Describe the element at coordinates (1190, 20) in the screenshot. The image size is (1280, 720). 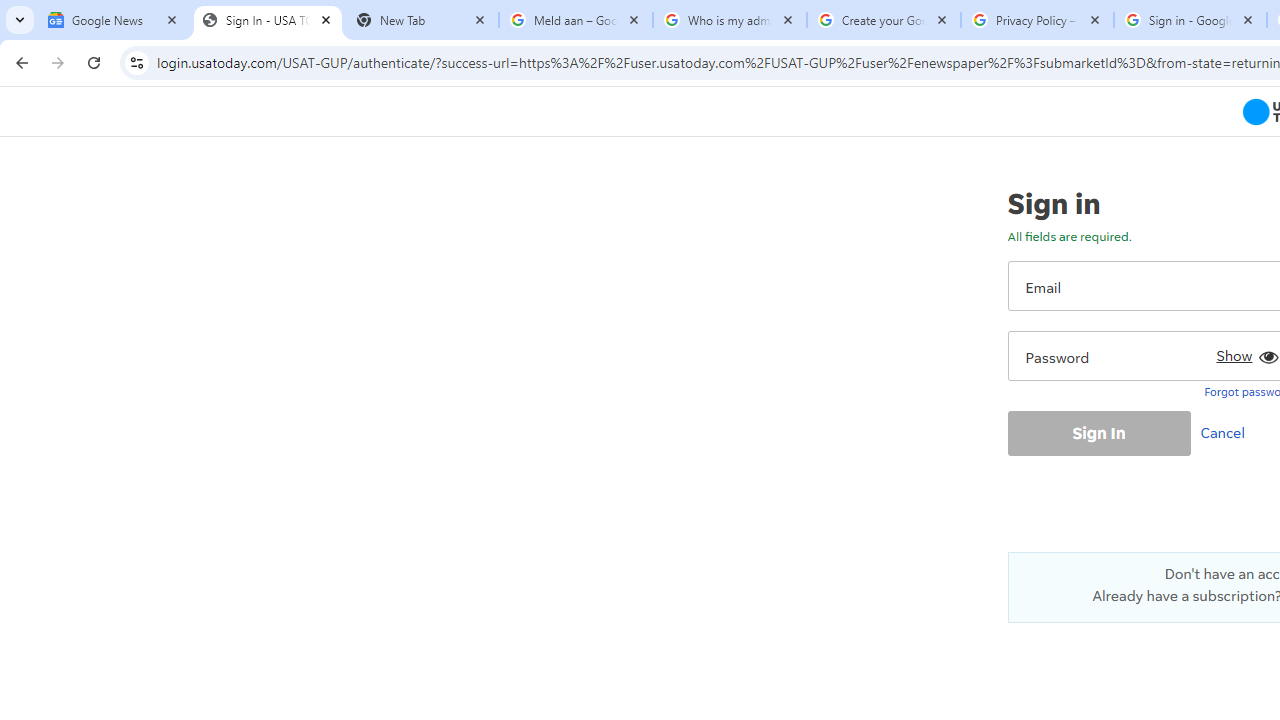
I see `'Sign in - Google Accounts'` at that location.